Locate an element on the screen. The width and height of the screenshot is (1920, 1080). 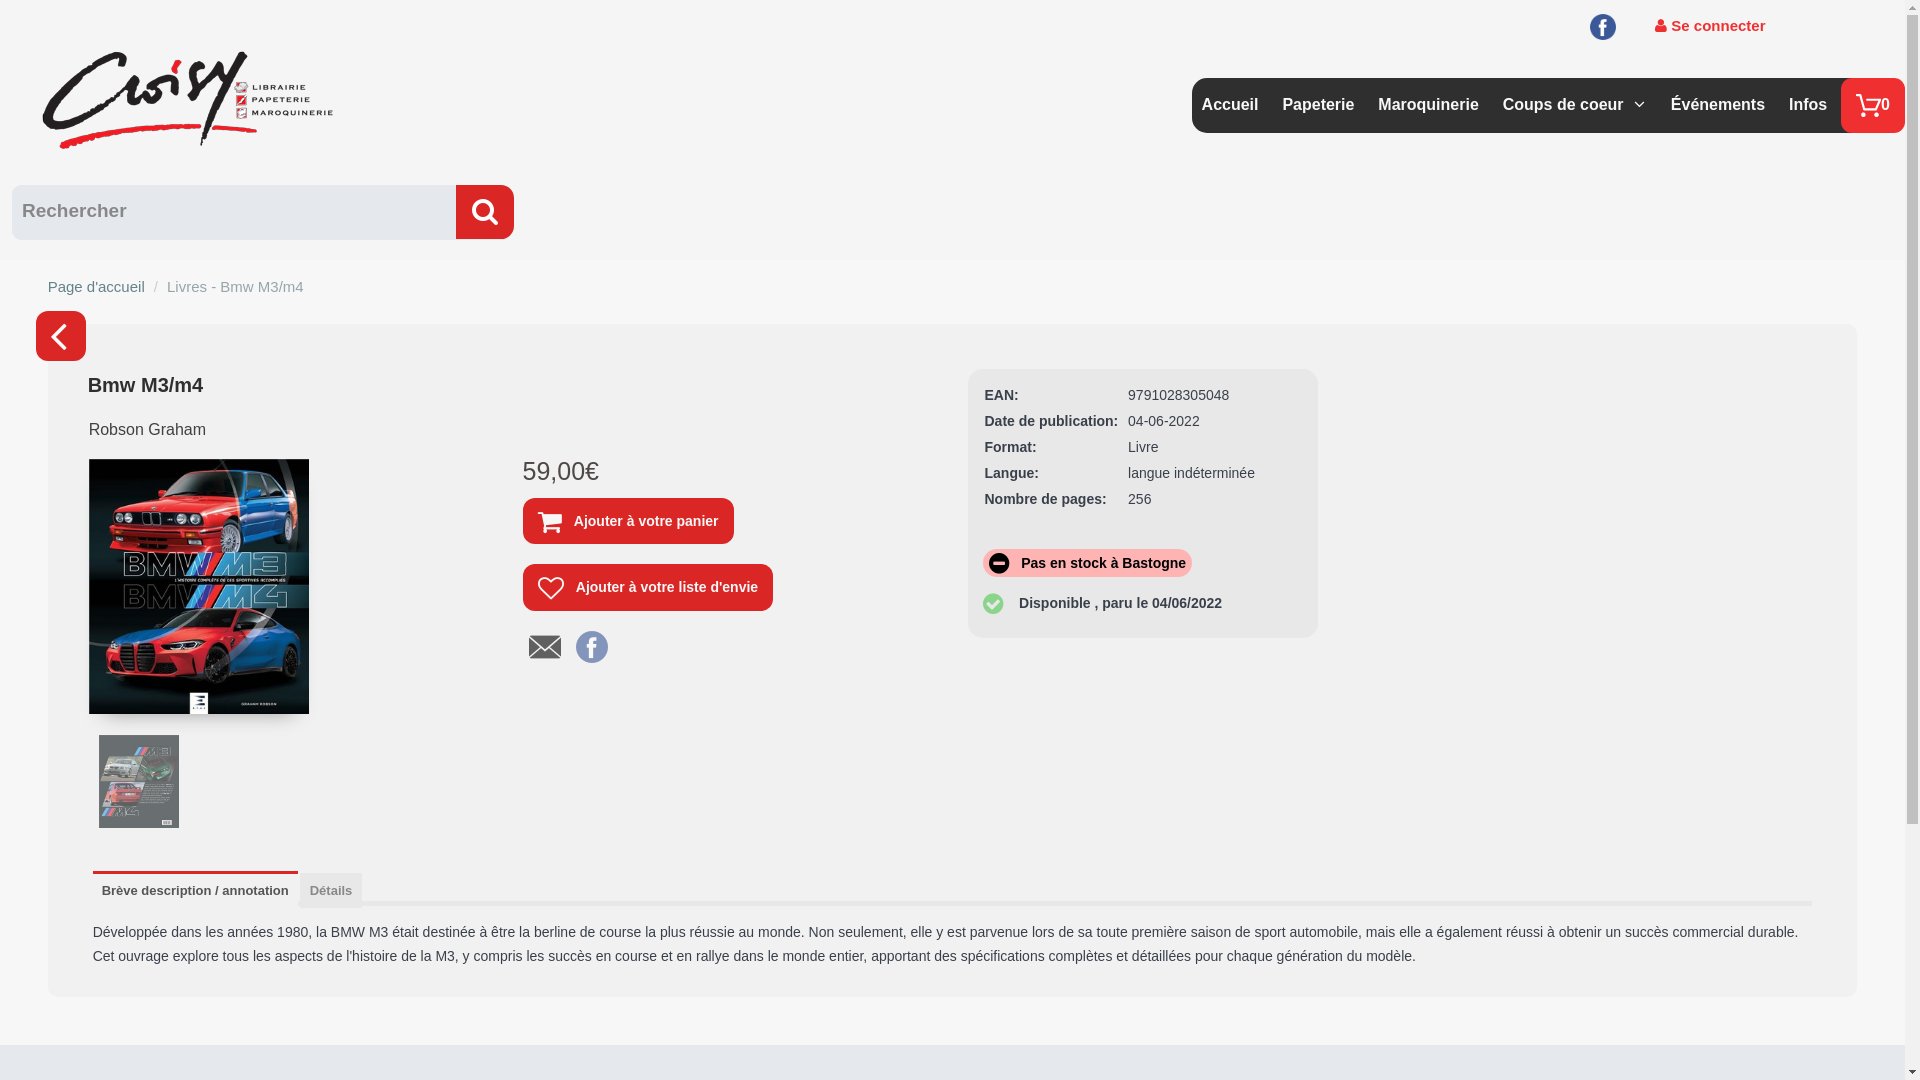
'Maroquinerie' is located at coordinates (1376, 97).